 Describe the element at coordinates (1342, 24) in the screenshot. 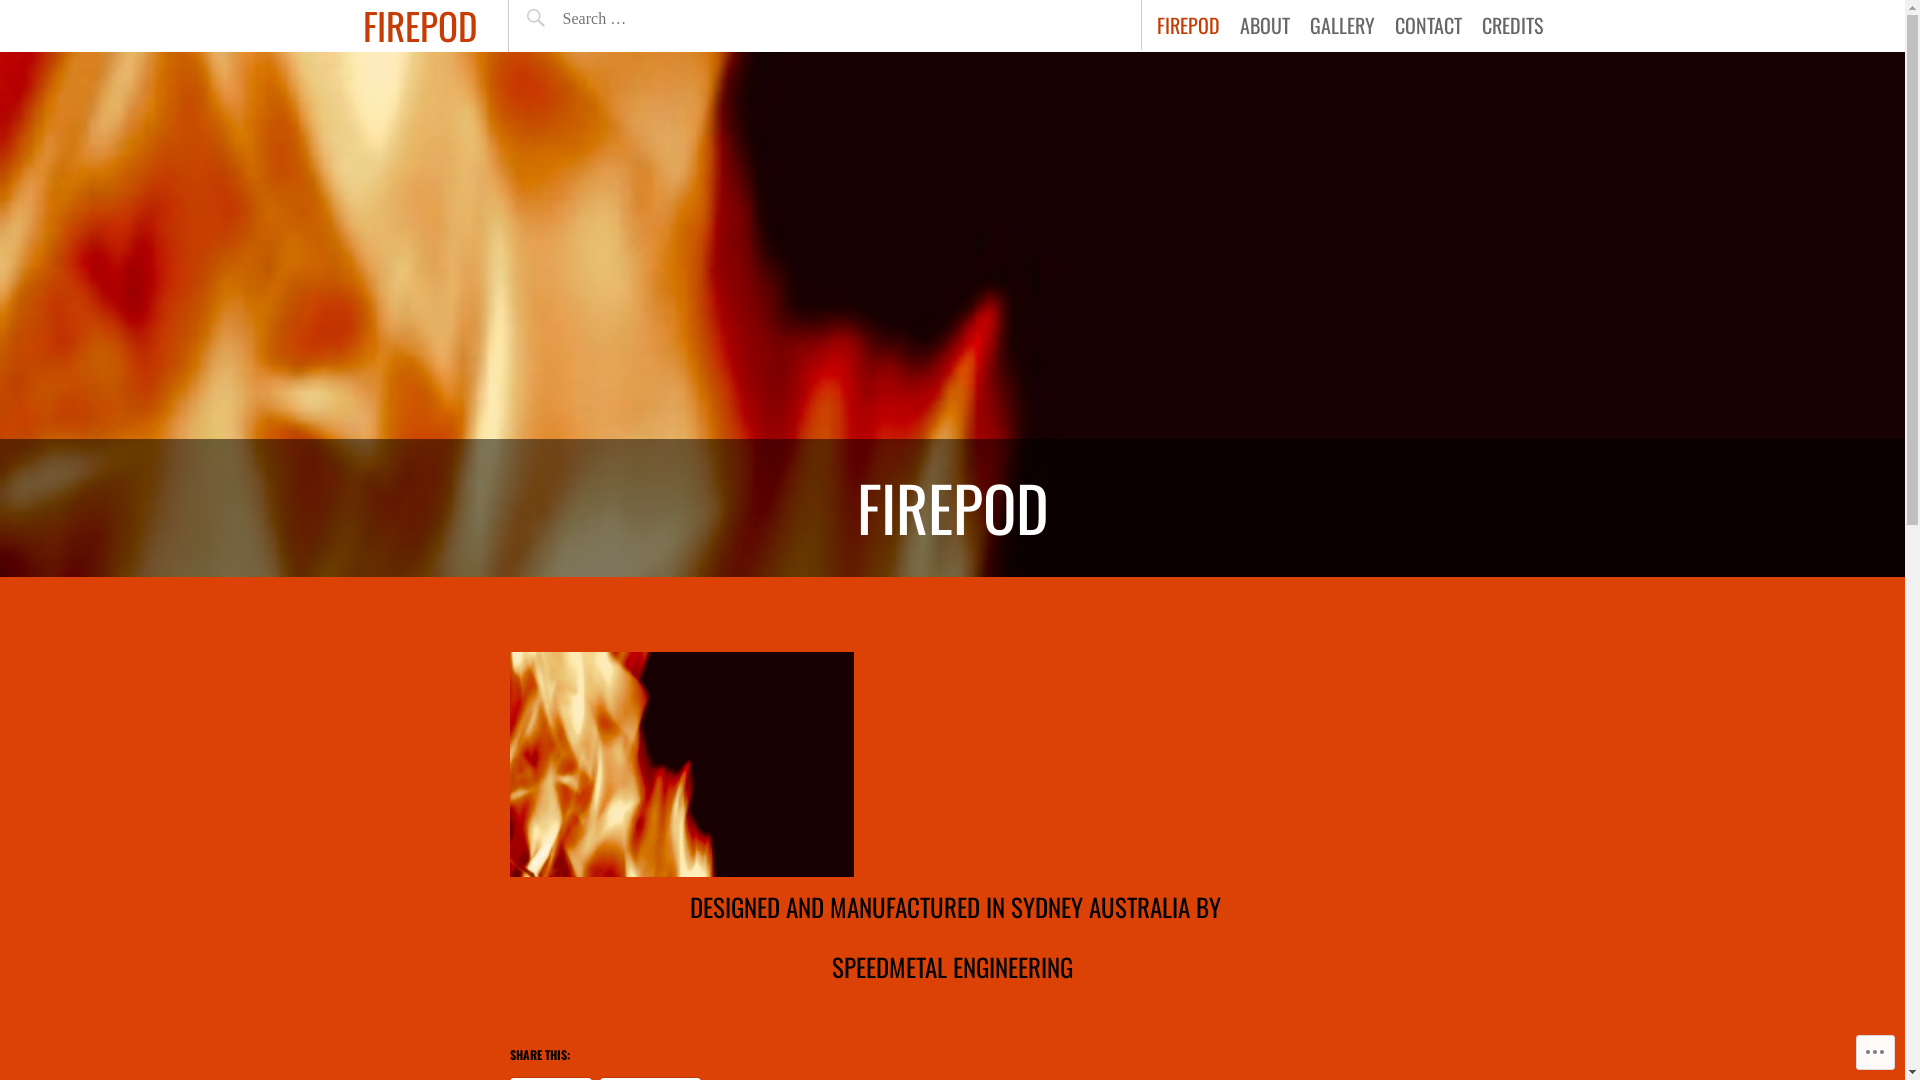

I see `'GALLERY'` at that location.